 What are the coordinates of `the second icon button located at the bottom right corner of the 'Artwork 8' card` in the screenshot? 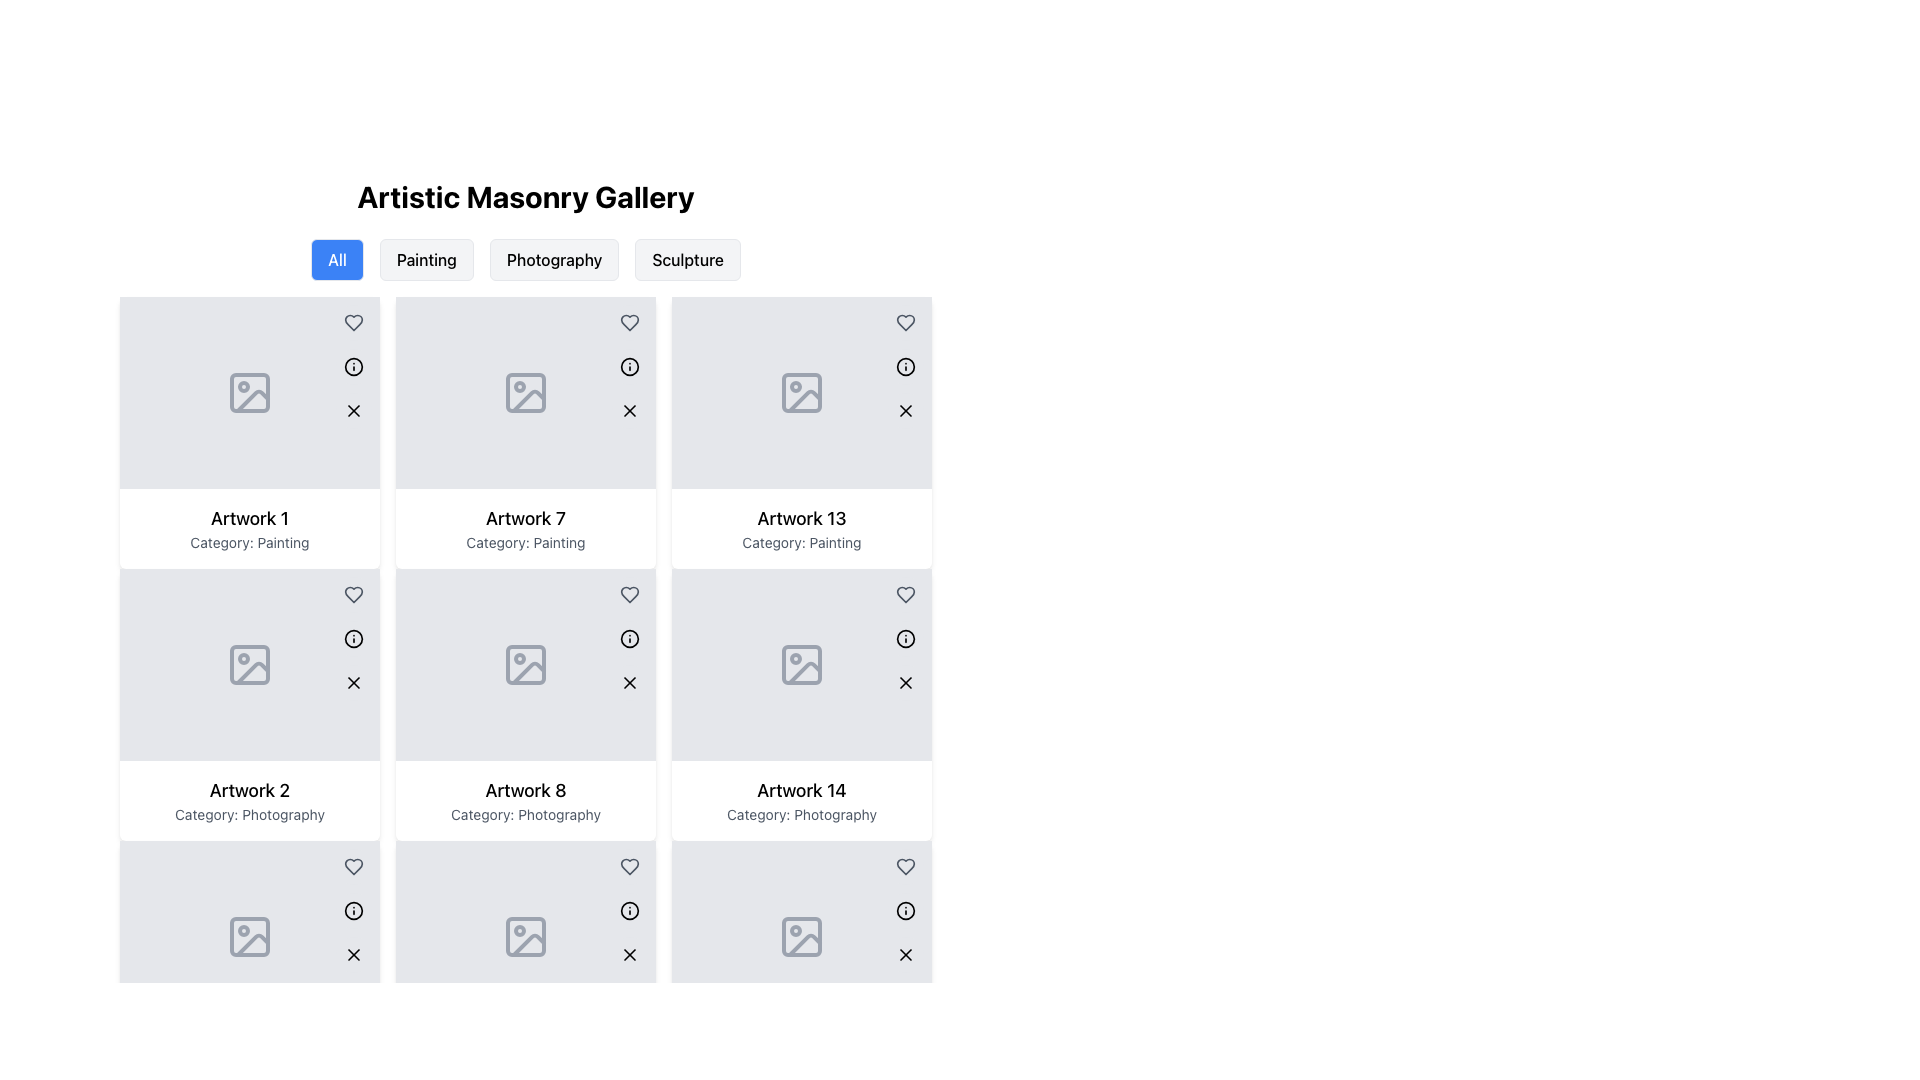 It's located at (628, 910).